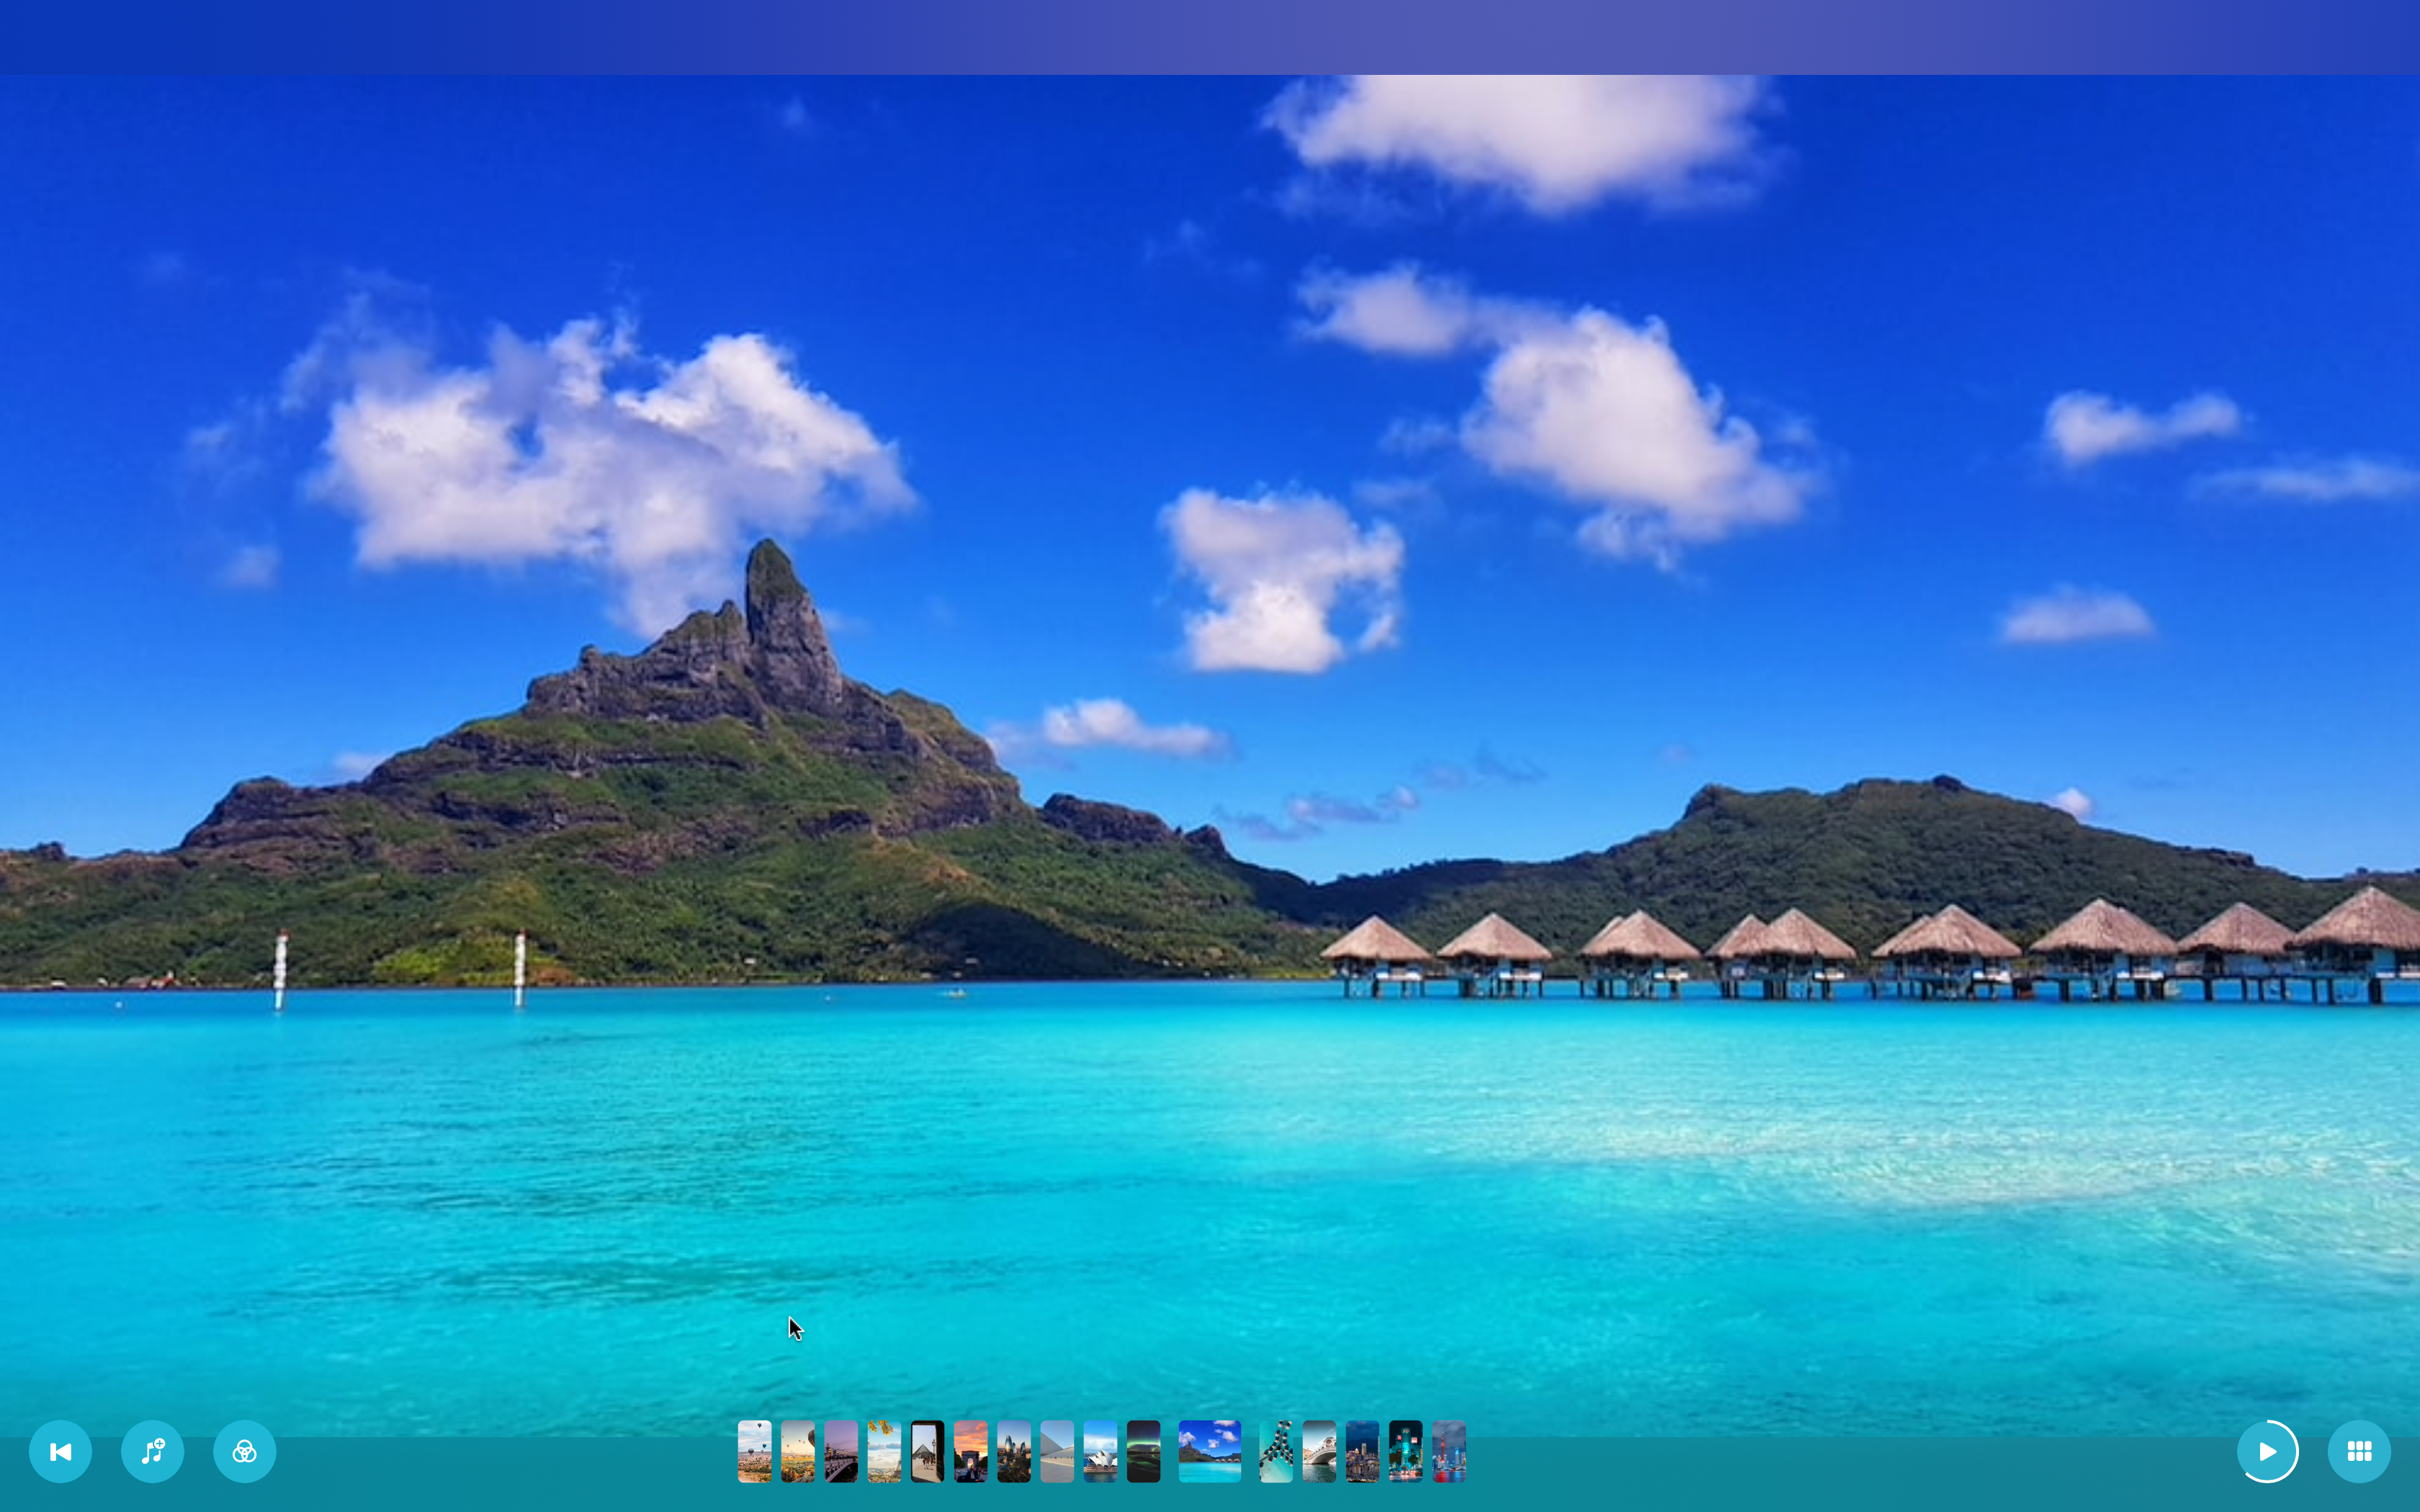 This screenshot has width=2420, height=1512. What do you see at coordinates (1448, 1452) in the screenshot?
I see `Move to the end snapshot of the slideshow` at bounding box center [1448, 1452].